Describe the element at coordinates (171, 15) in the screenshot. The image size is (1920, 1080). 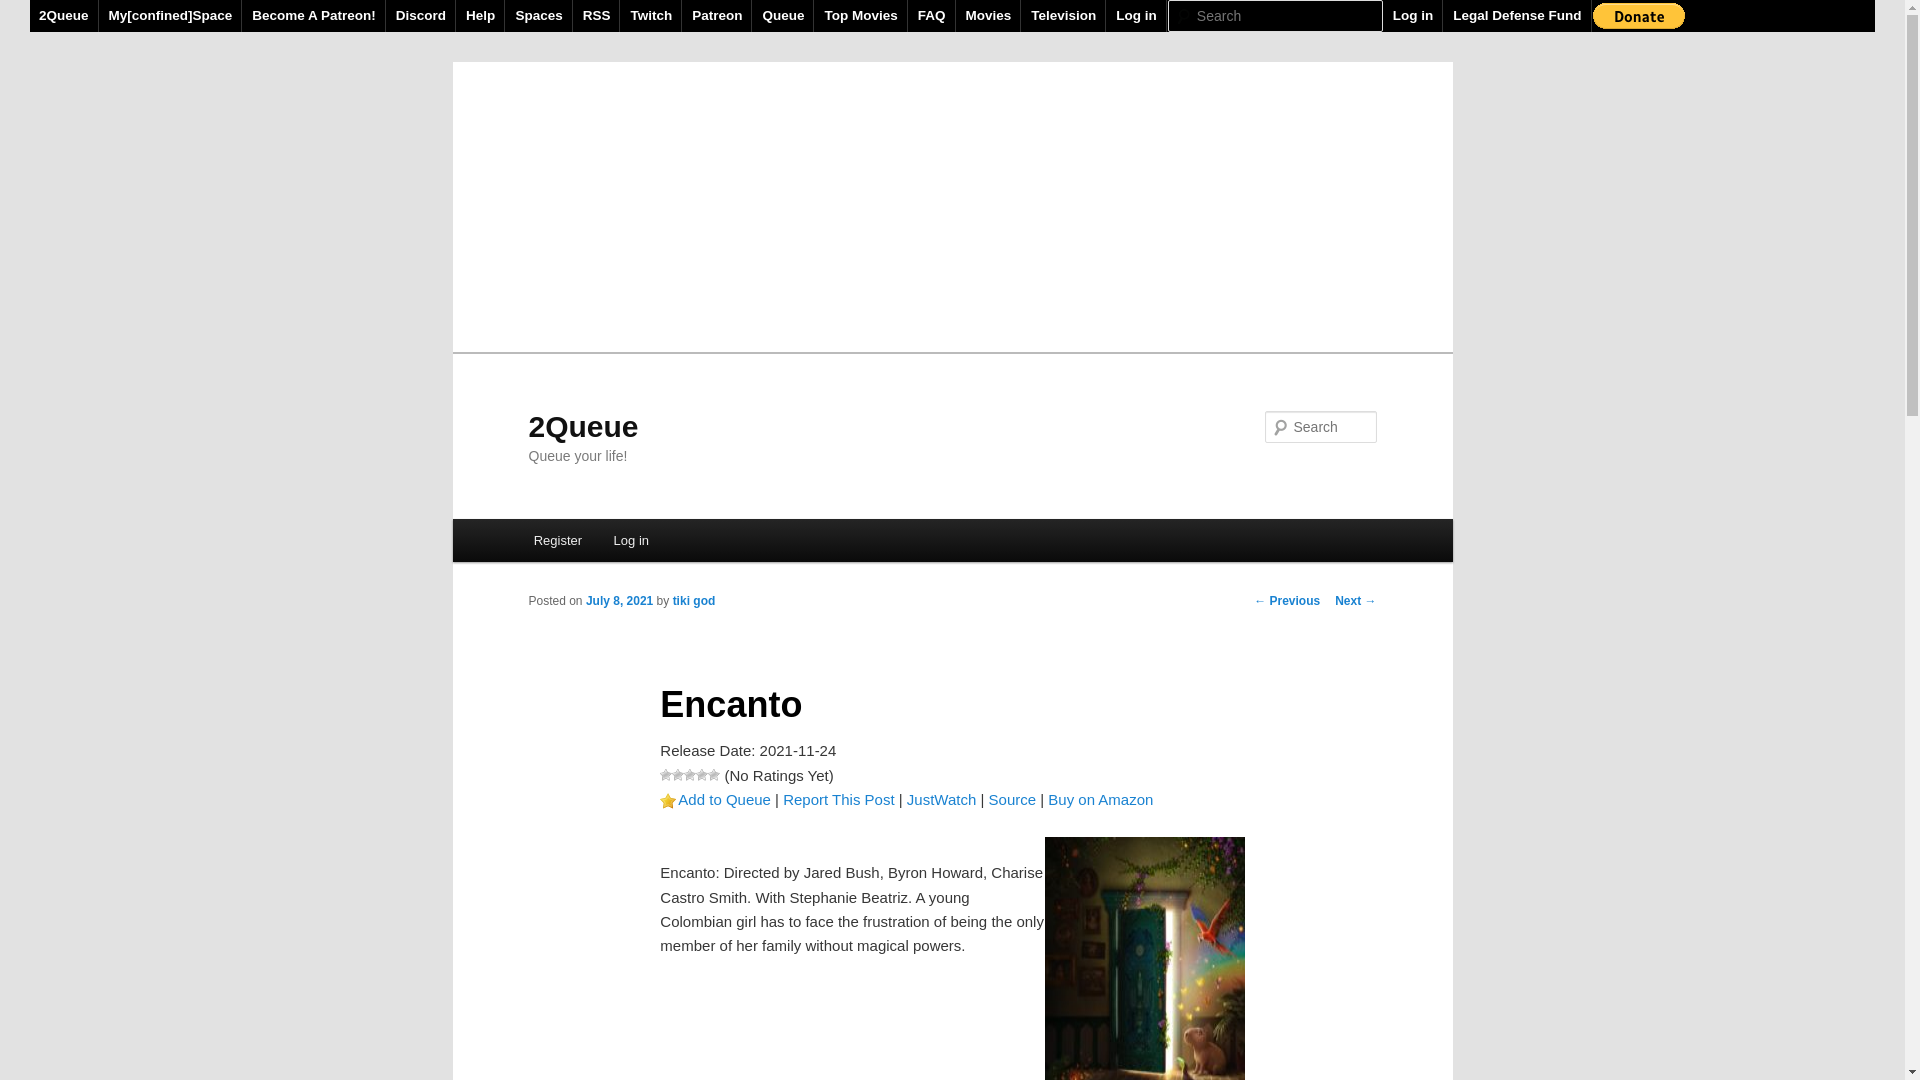
I see `'My[confined]Space'` at that location.